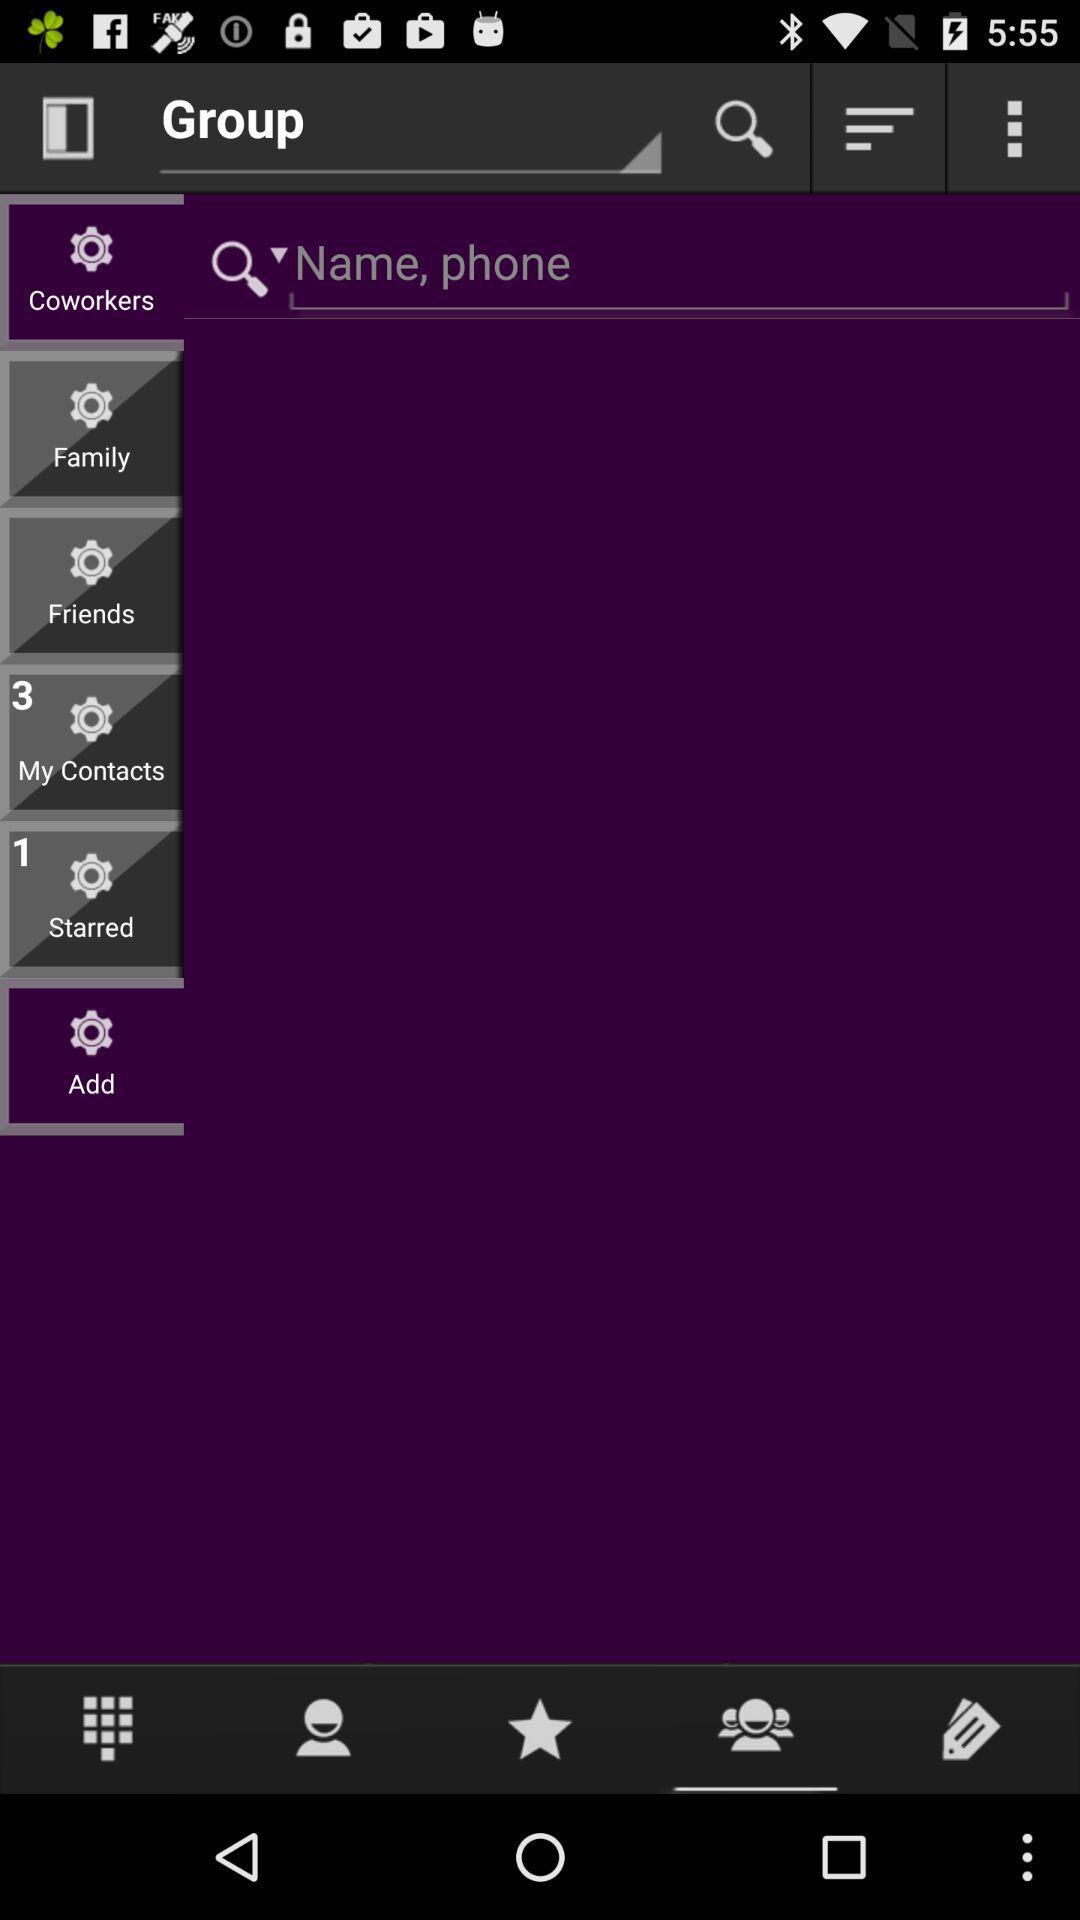 The height and width of the screenshot is (1920, 1080). I want to click on to favorites, so click(540, 1727).